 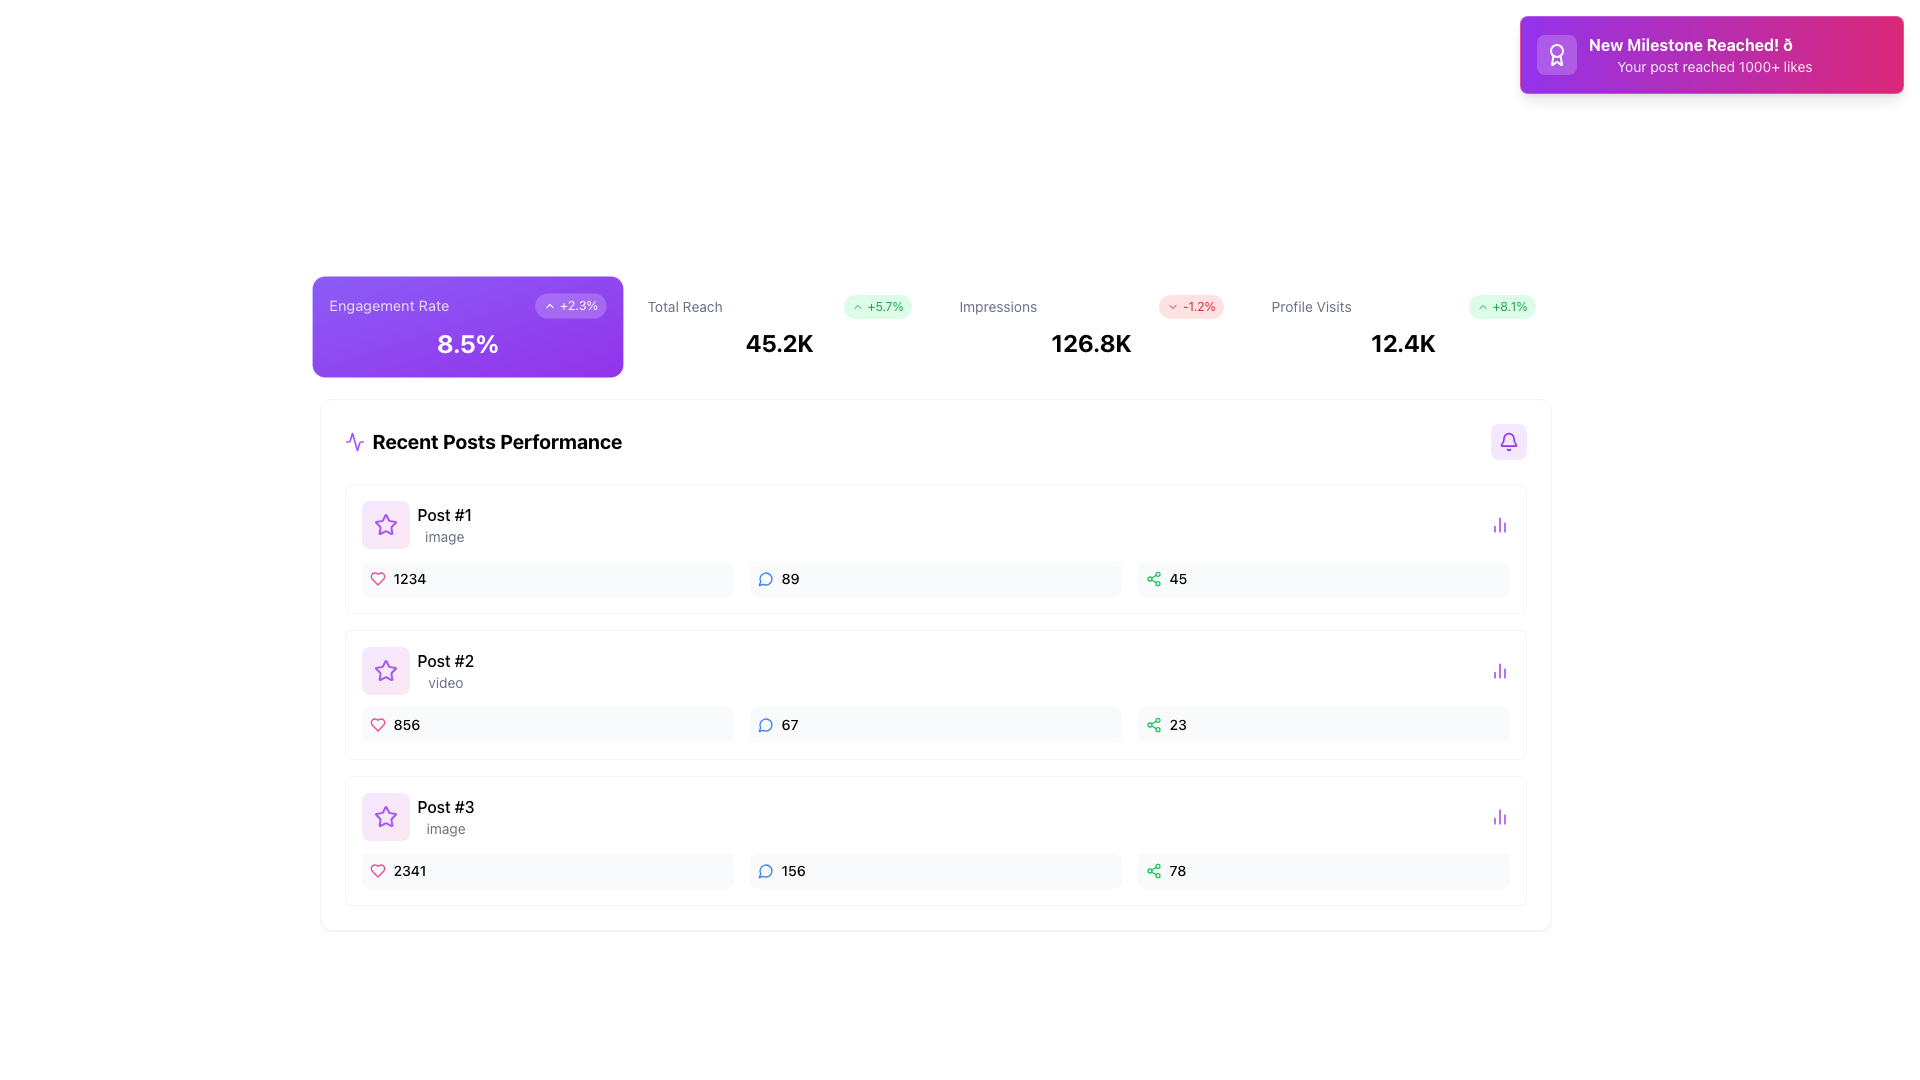 What do you see at coordinates (1711, 53) in the screenshot?
I see `the Notification banner that informs the user about reaching over 1000 likes, positioned at the top-right corner of the interface` at bounding box center [1711, 53].